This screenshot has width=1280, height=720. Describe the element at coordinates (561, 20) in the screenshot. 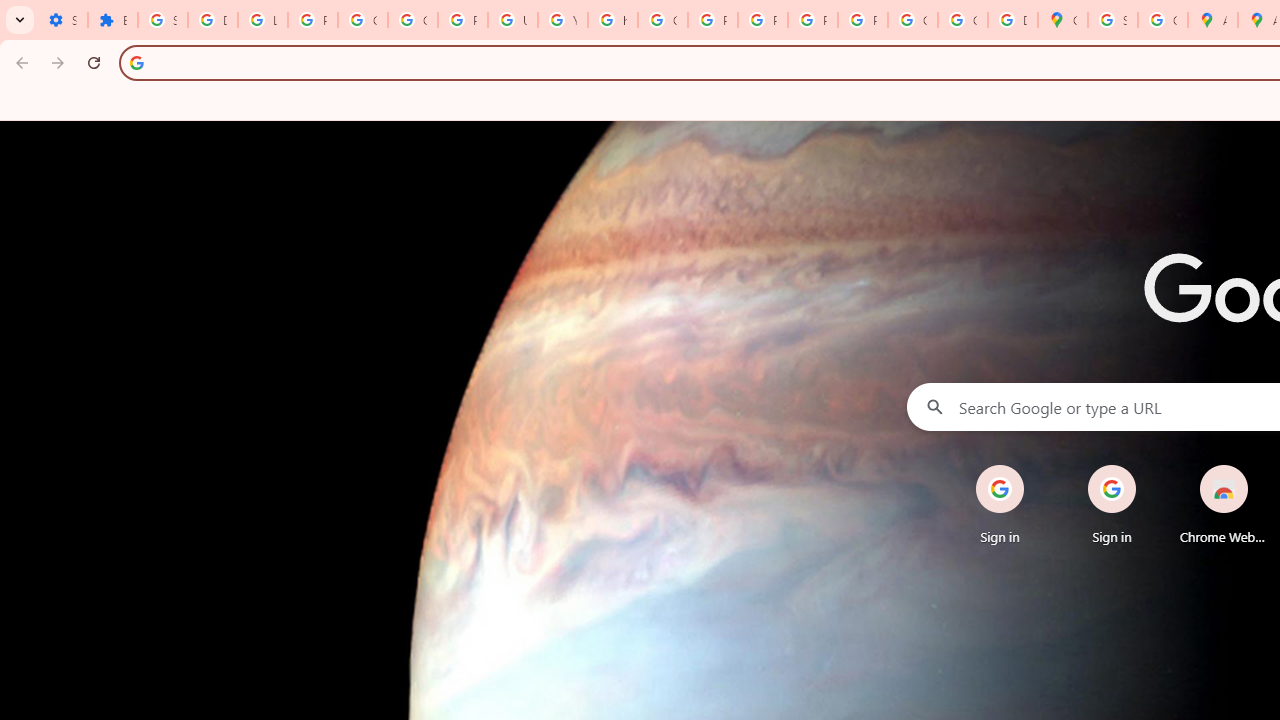

I see `'YouTube'` at that location.